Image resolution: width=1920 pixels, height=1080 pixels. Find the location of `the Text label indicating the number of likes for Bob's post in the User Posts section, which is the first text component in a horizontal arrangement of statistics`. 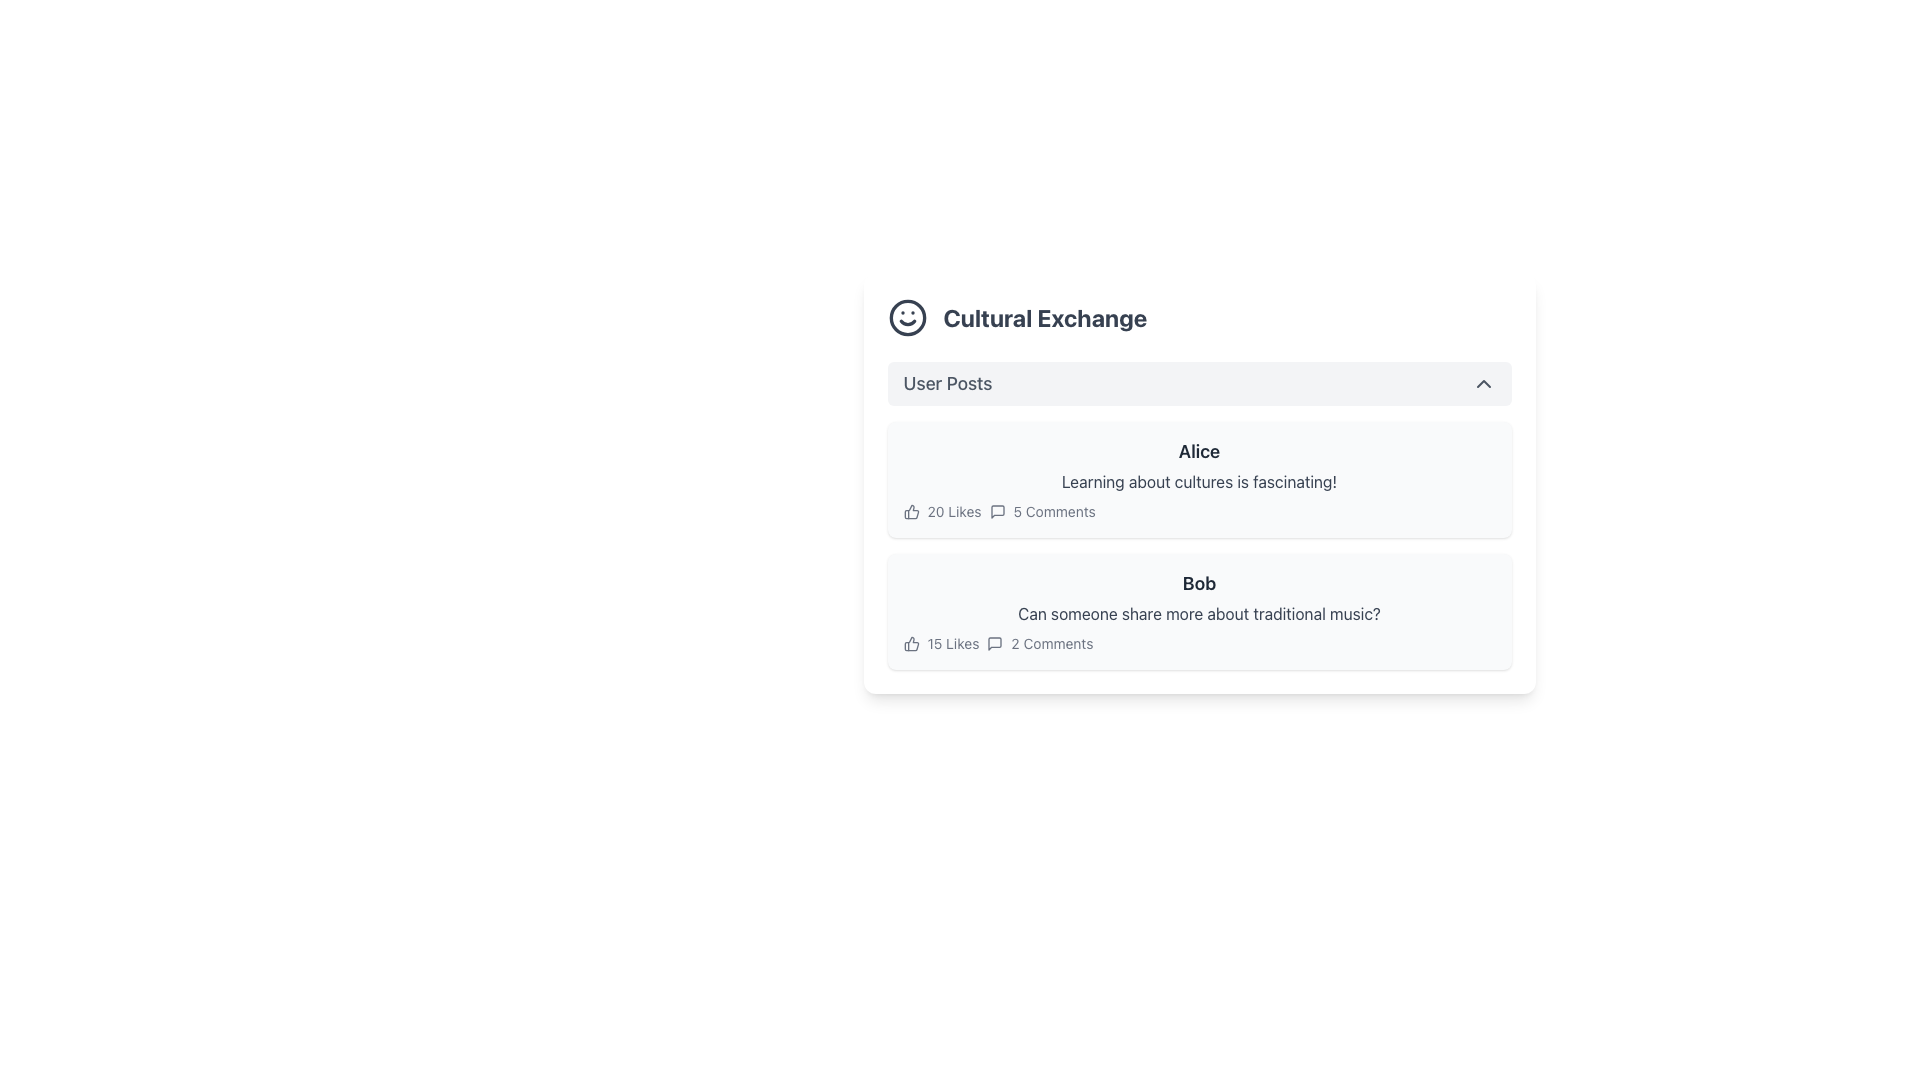

the Text label indicating the number of likes for Bob's post in the User Posts section, which is the first text component in a horizontal arrangement of statistics is located at coordinates (952, 644).